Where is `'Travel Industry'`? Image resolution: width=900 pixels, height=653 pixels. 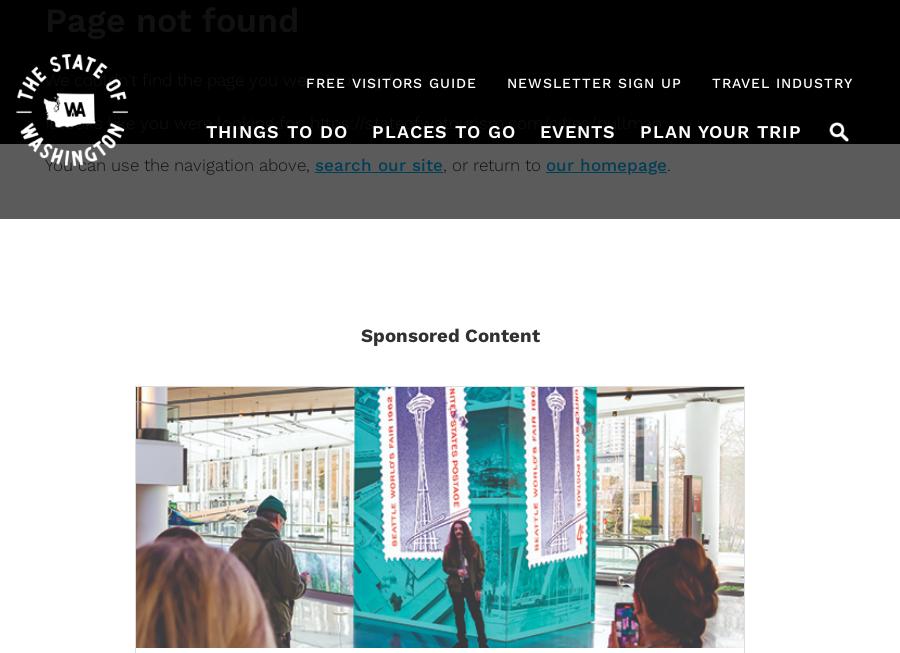 'Travel Industry' is located at coordinates (781, 81).